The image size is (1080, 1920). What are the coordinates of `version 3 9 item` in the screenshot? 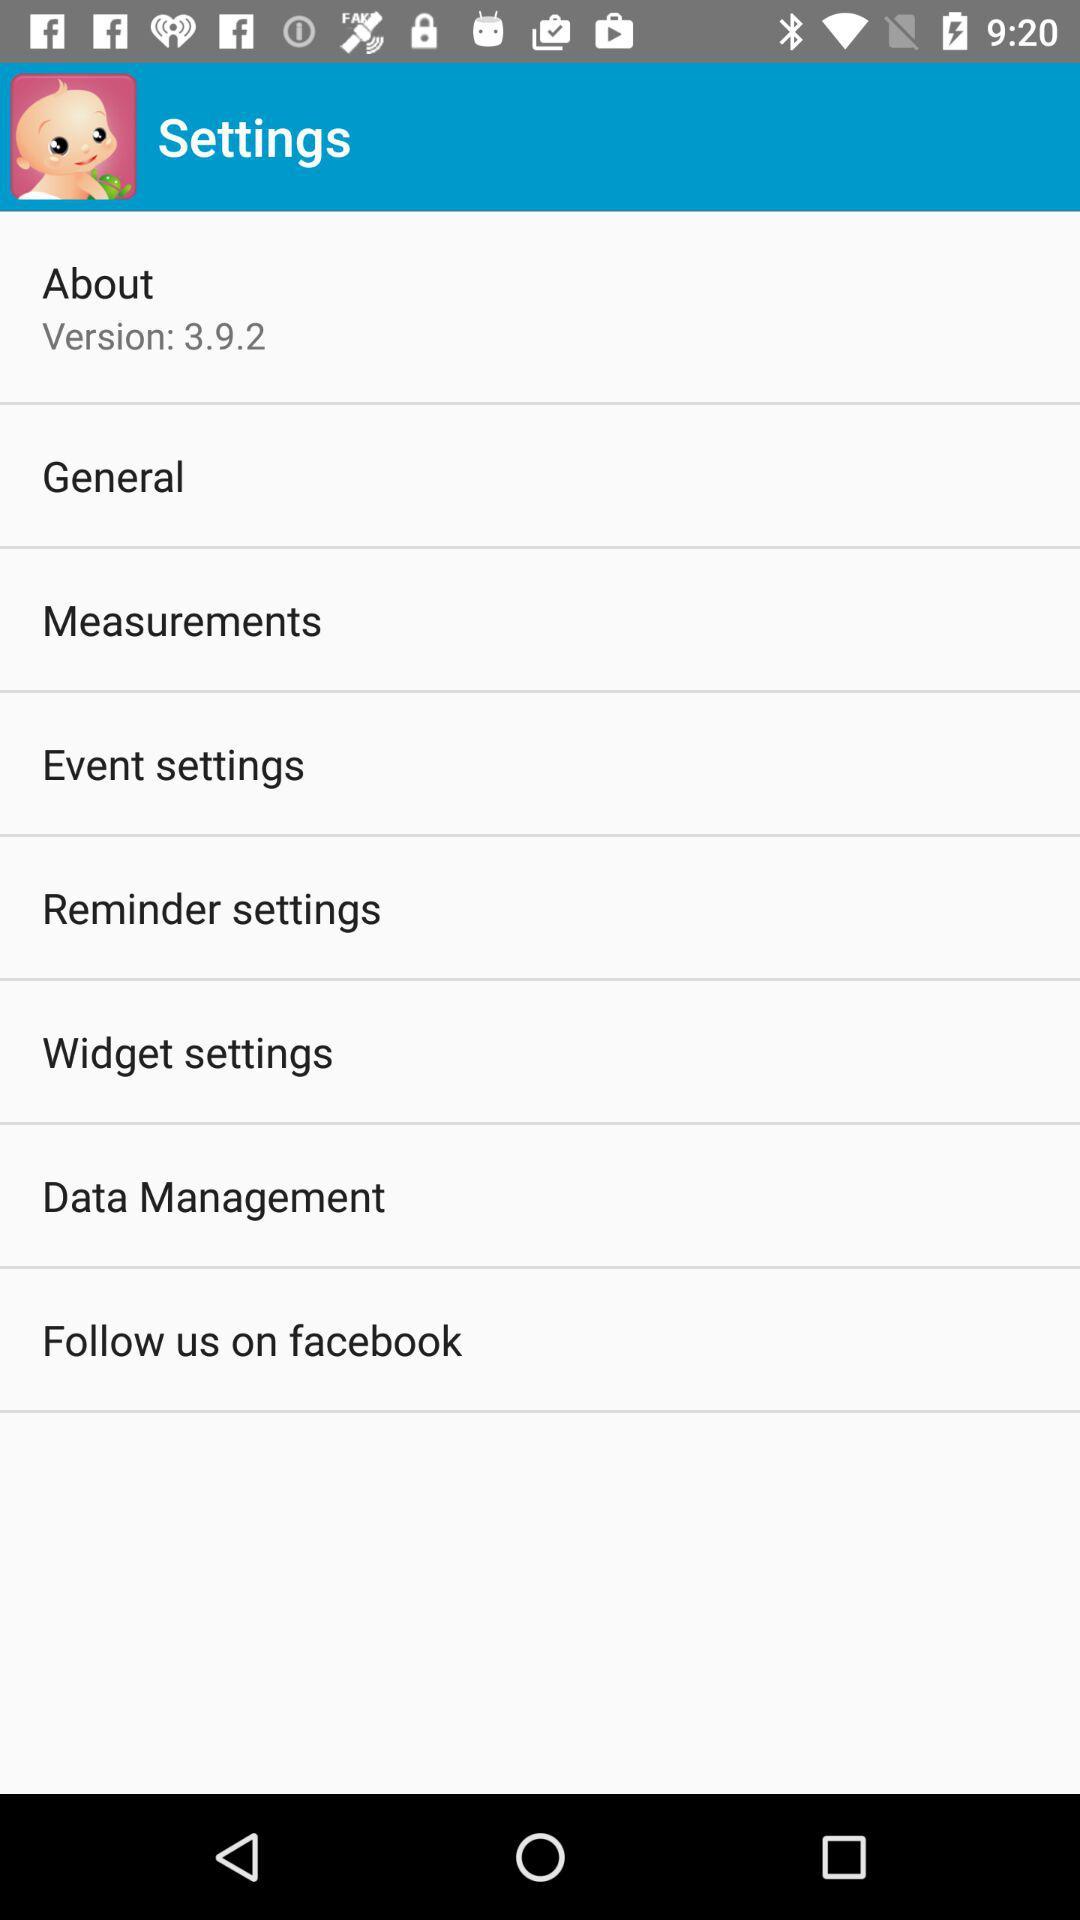 It's located at (153, 335).